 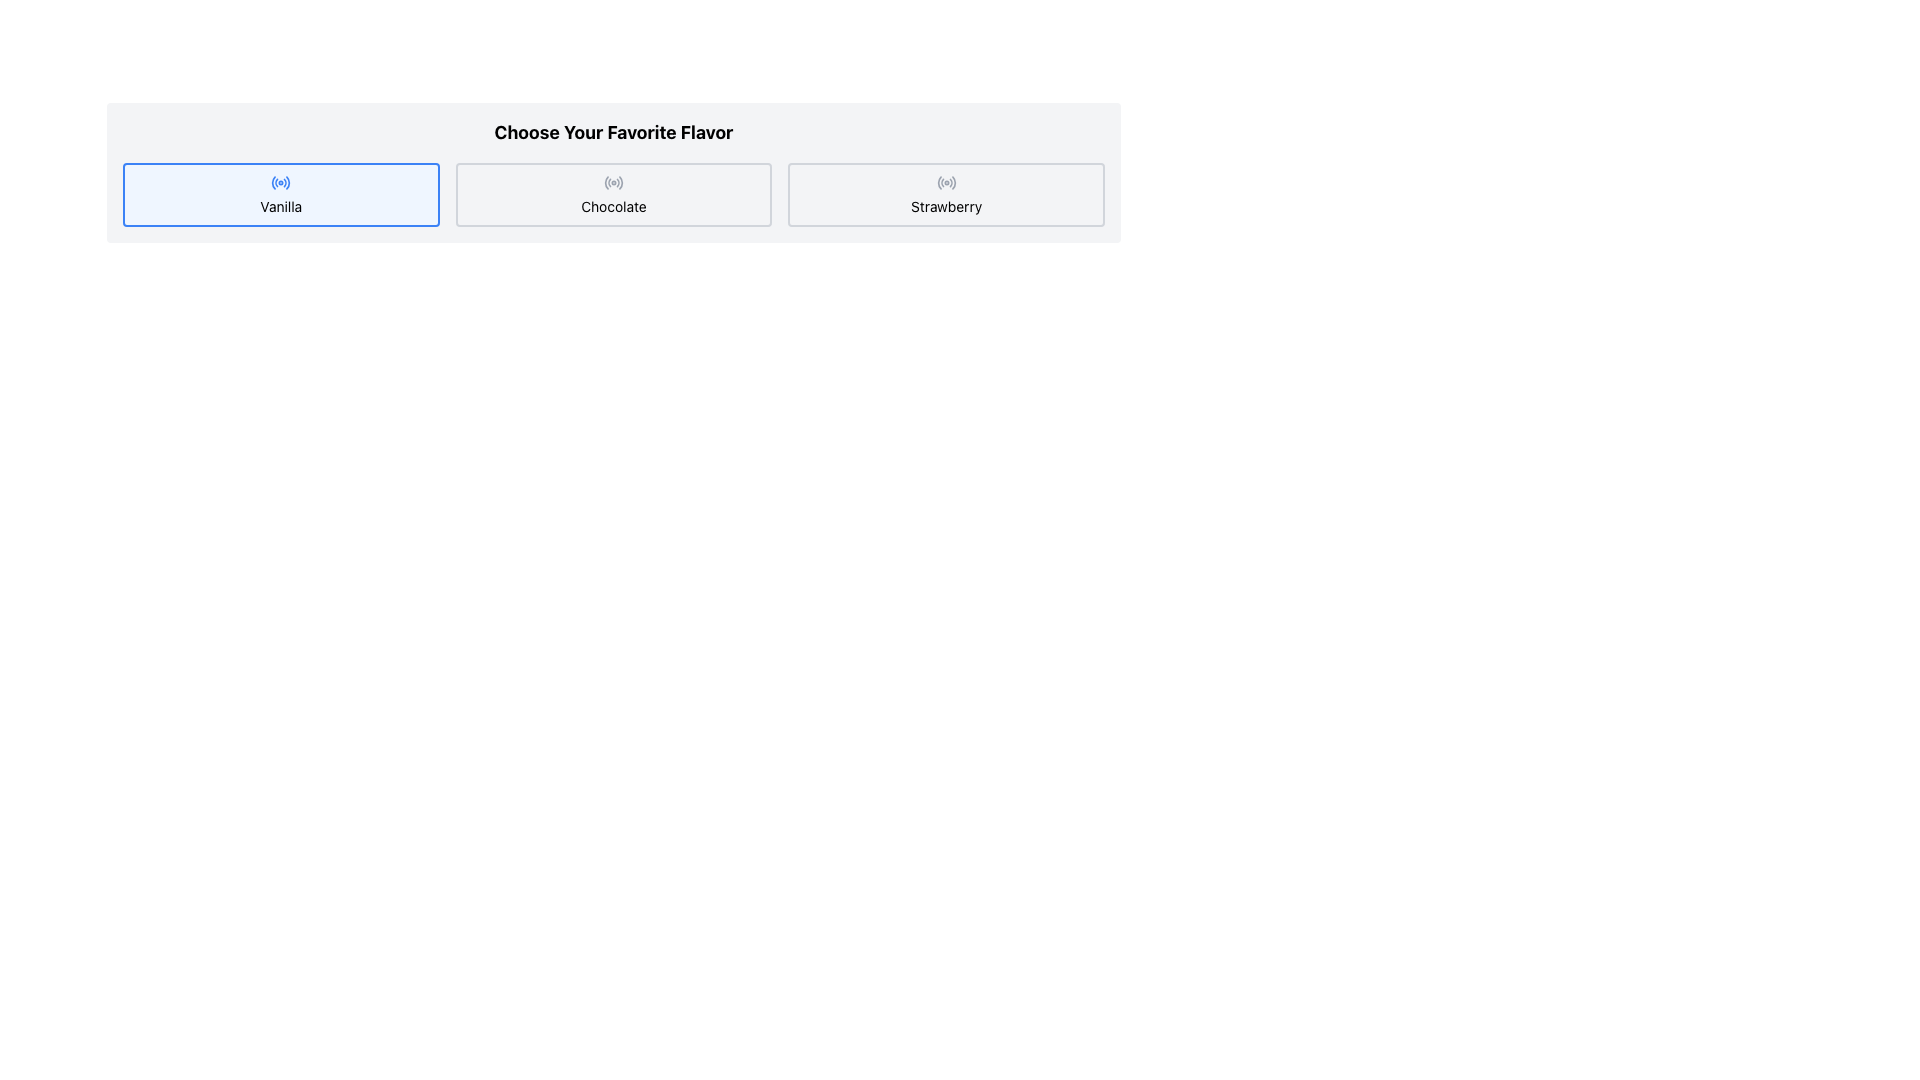 What do you see at coordinates (938, 182) in the screenshot?
I see `the innermost arc of the graphical icon associated with the 'Strawberry' button, which is the third button from the left in the row of options` at bounding box center [938, 182].